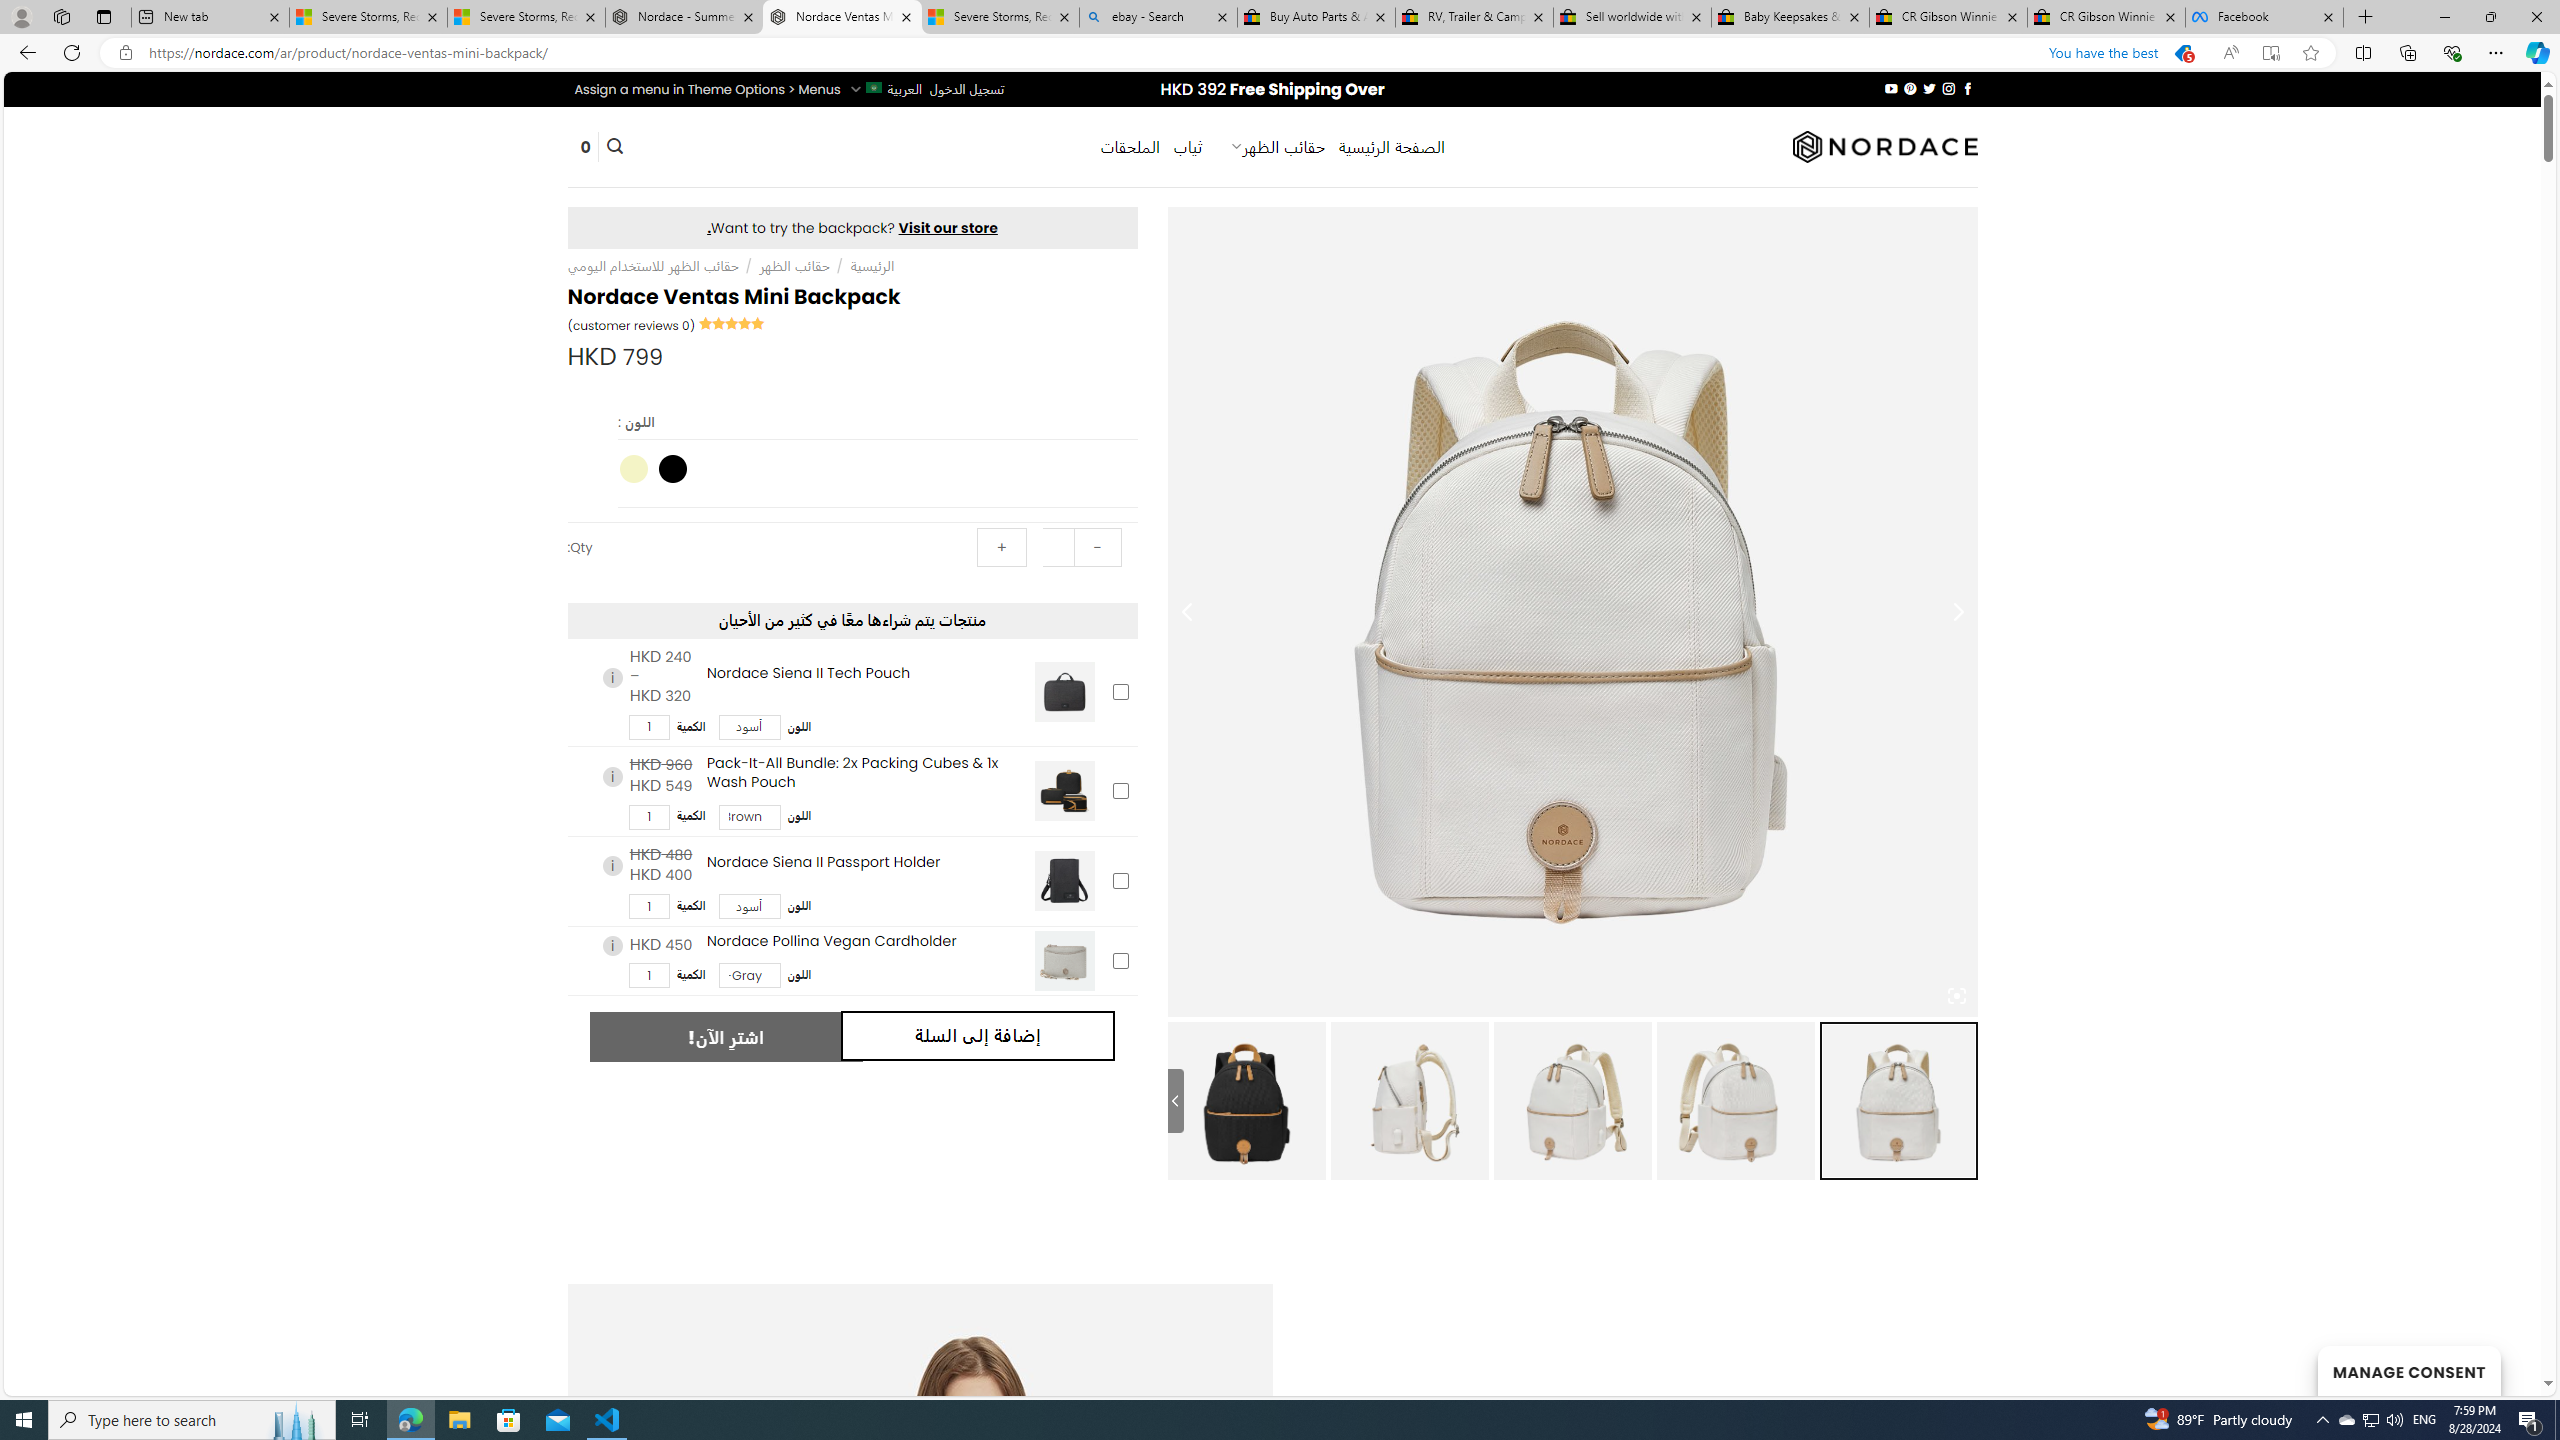 The image size is (2560, 1440). Describe the element at coordinates (1063, 790) in the screenshot. I see `'Pack-It-All Bundle: 2x Packing Cubes & 1x Wash Pouch'` at that location.